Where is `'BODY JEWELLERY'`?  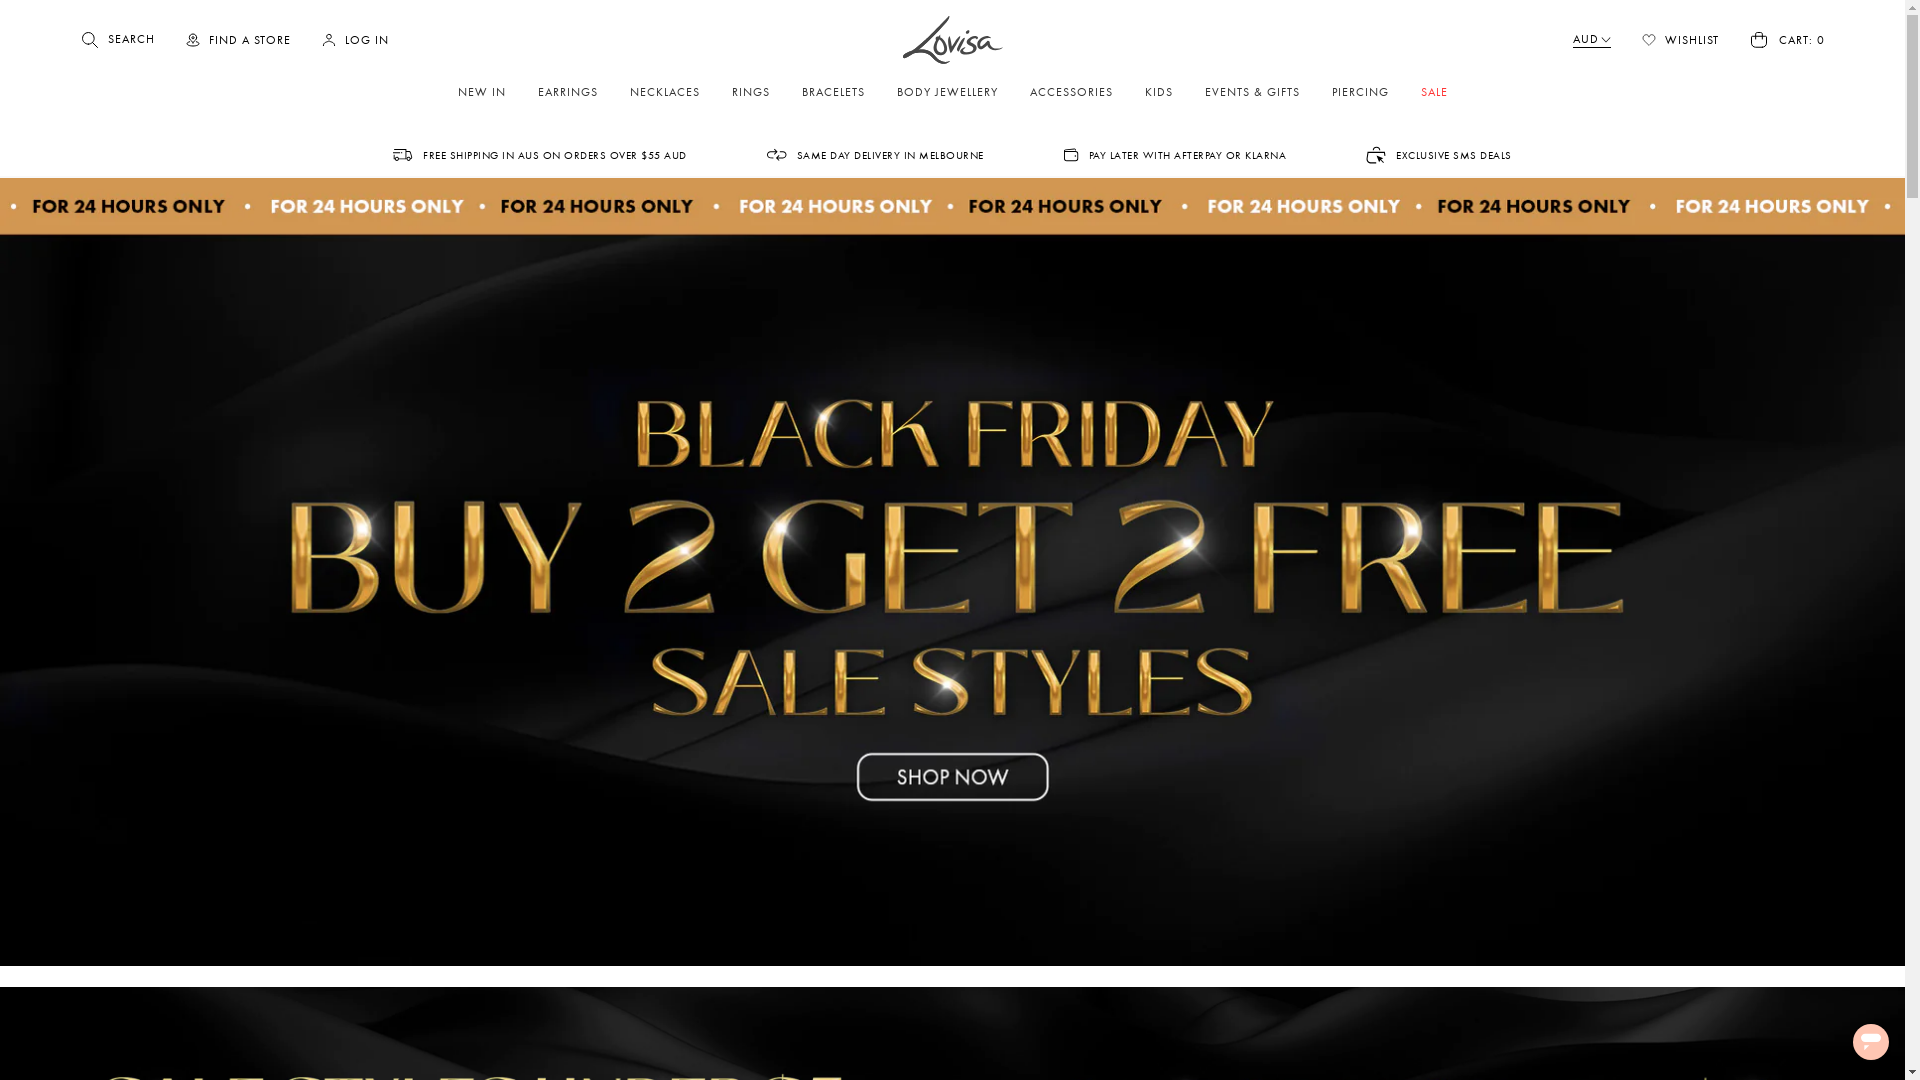
'BODY JEWELLERY' is located at coordinates (945, 92).